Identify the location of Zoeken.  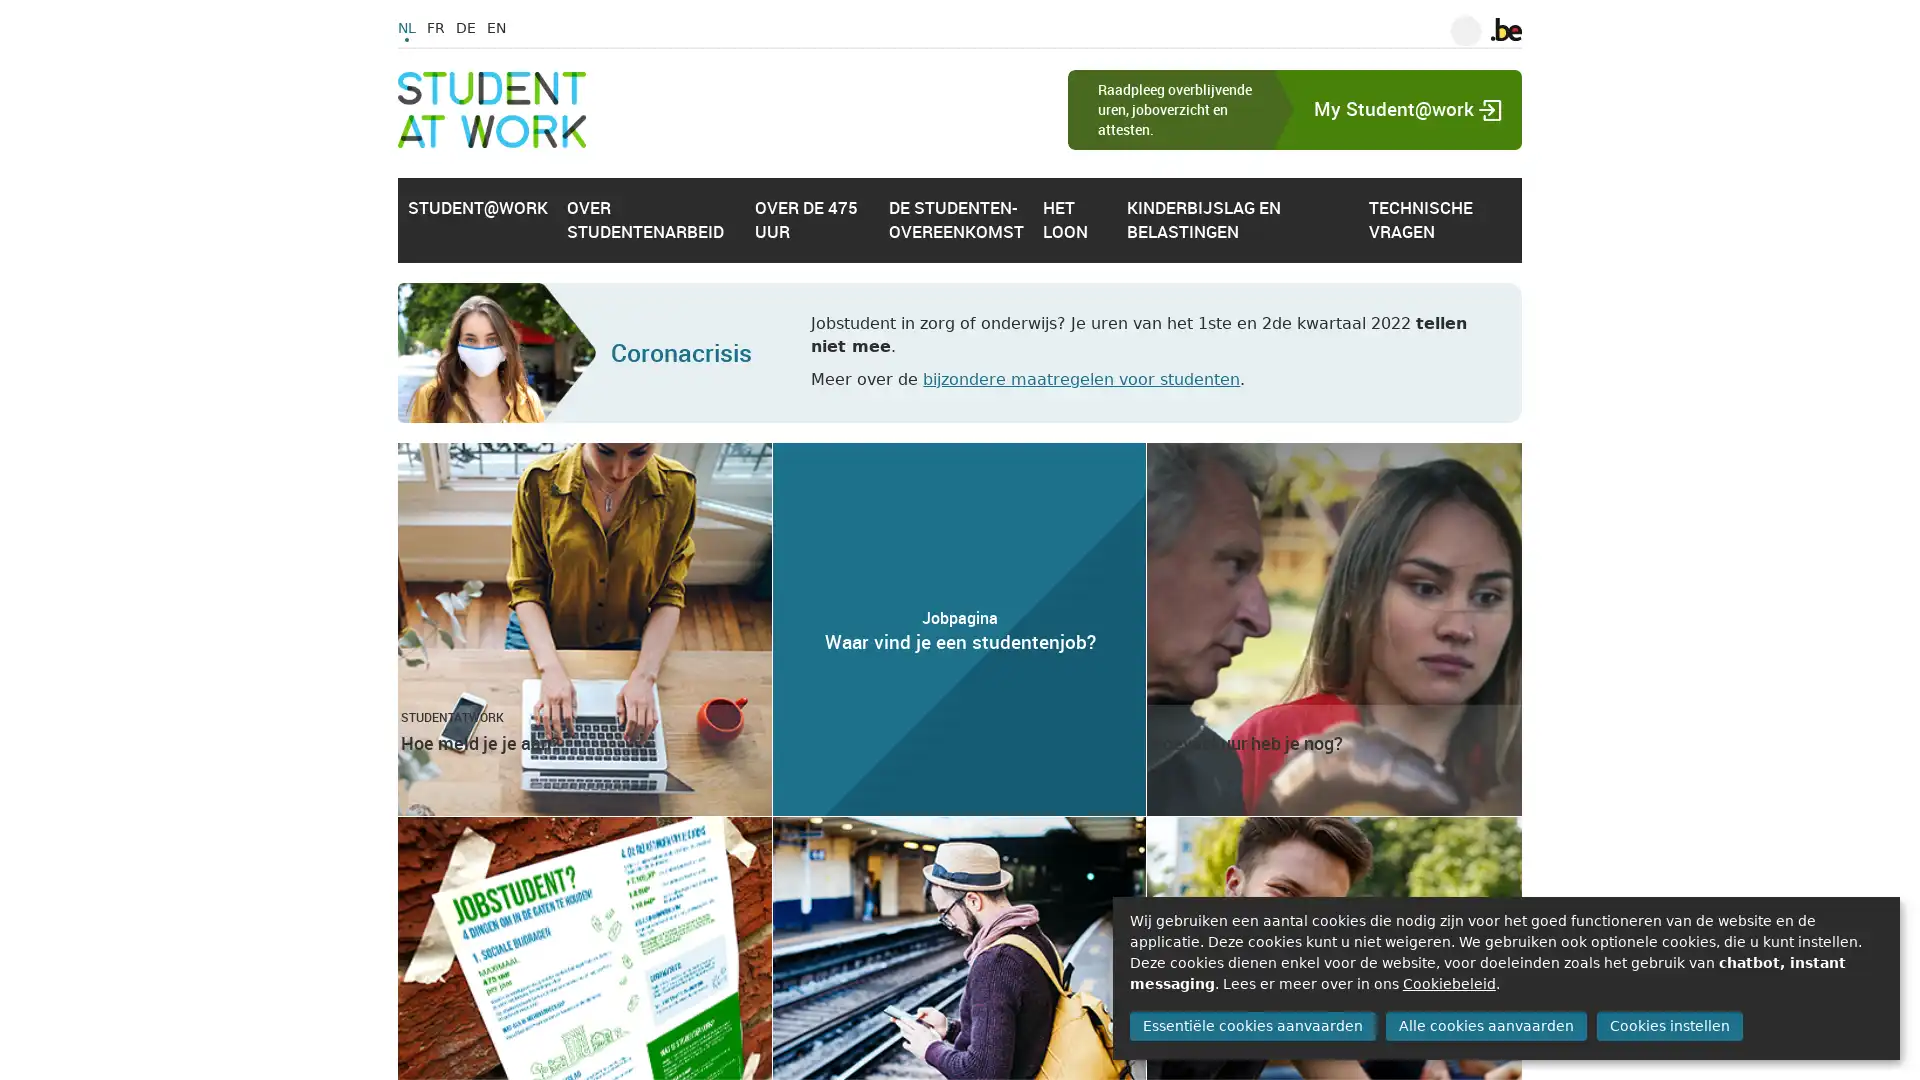
(1464, 30).